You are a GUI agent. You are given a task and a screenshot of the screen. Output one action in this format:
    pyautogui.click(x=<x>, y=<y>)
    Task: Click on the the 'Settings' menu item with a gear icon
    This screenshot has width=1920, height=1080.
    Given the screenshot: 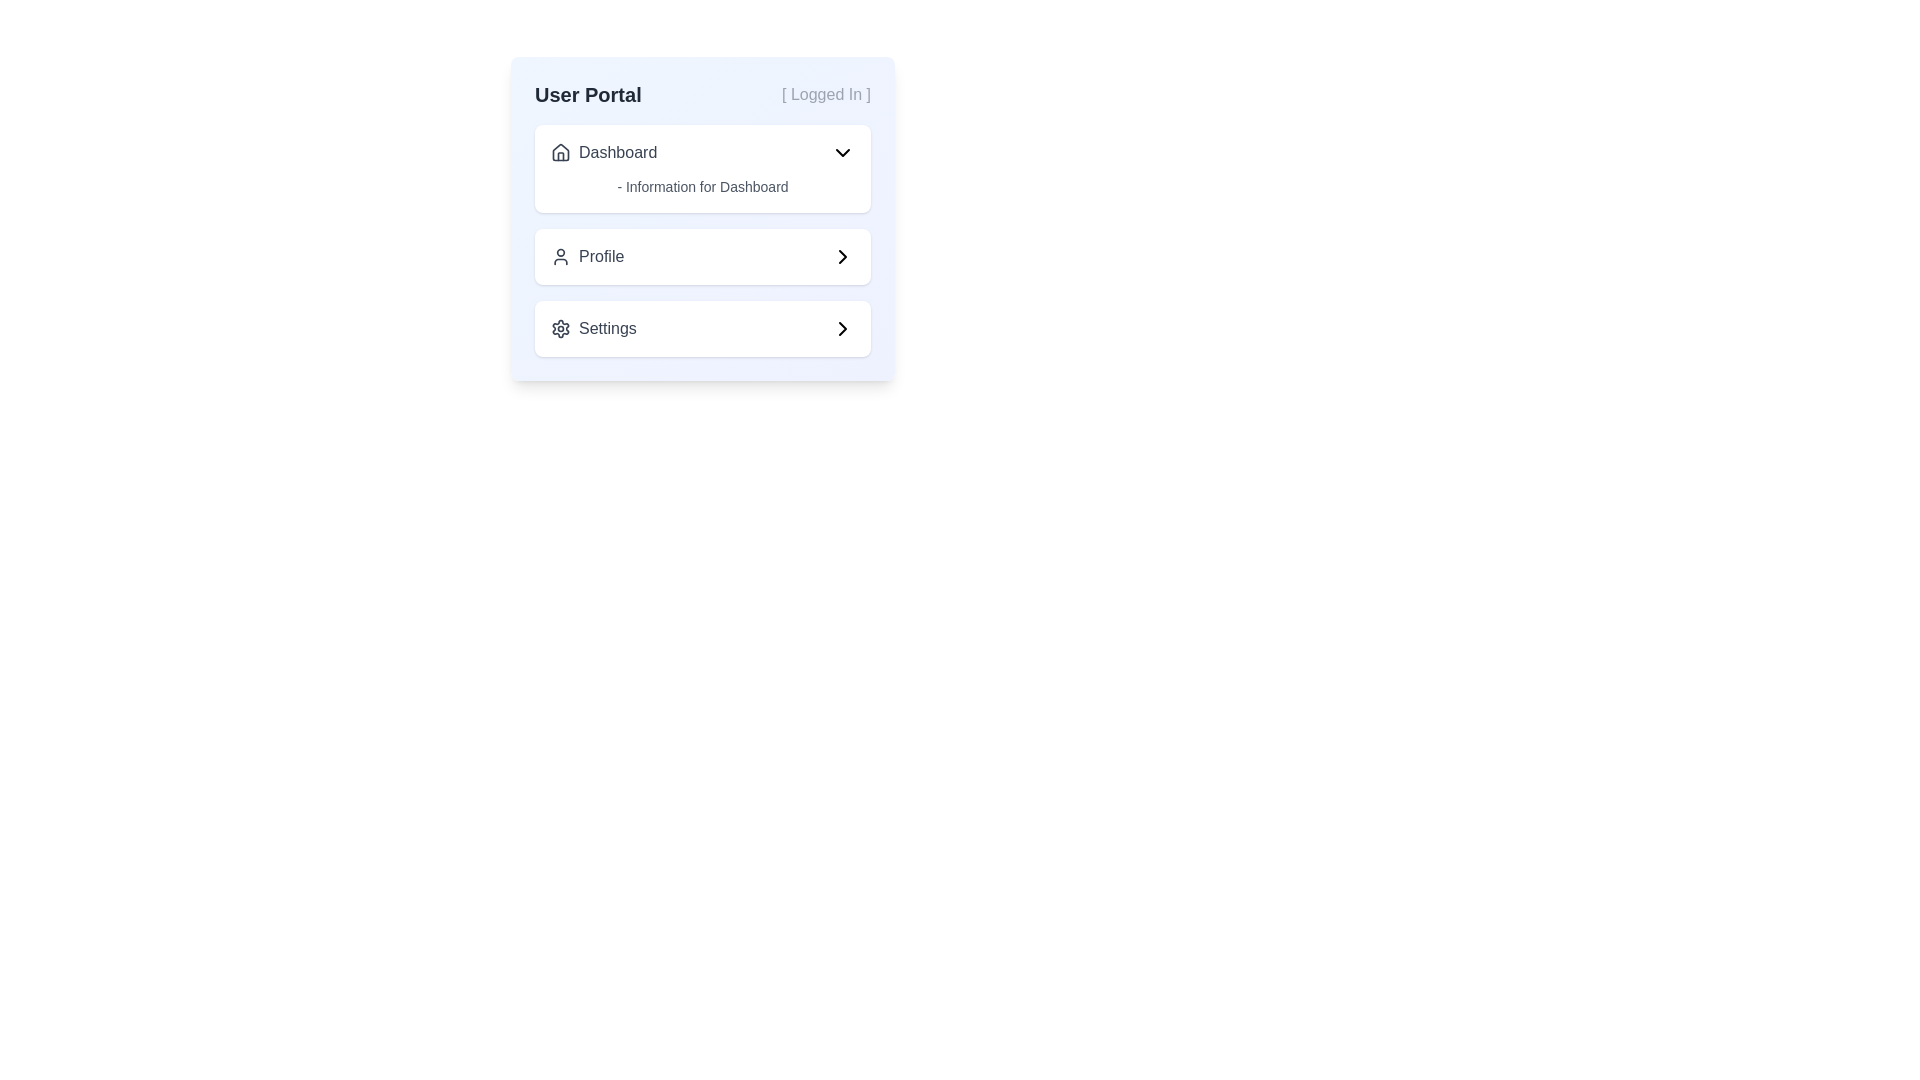 What is the action you would take?
    pyautogui.click(x=592, y=327)
    